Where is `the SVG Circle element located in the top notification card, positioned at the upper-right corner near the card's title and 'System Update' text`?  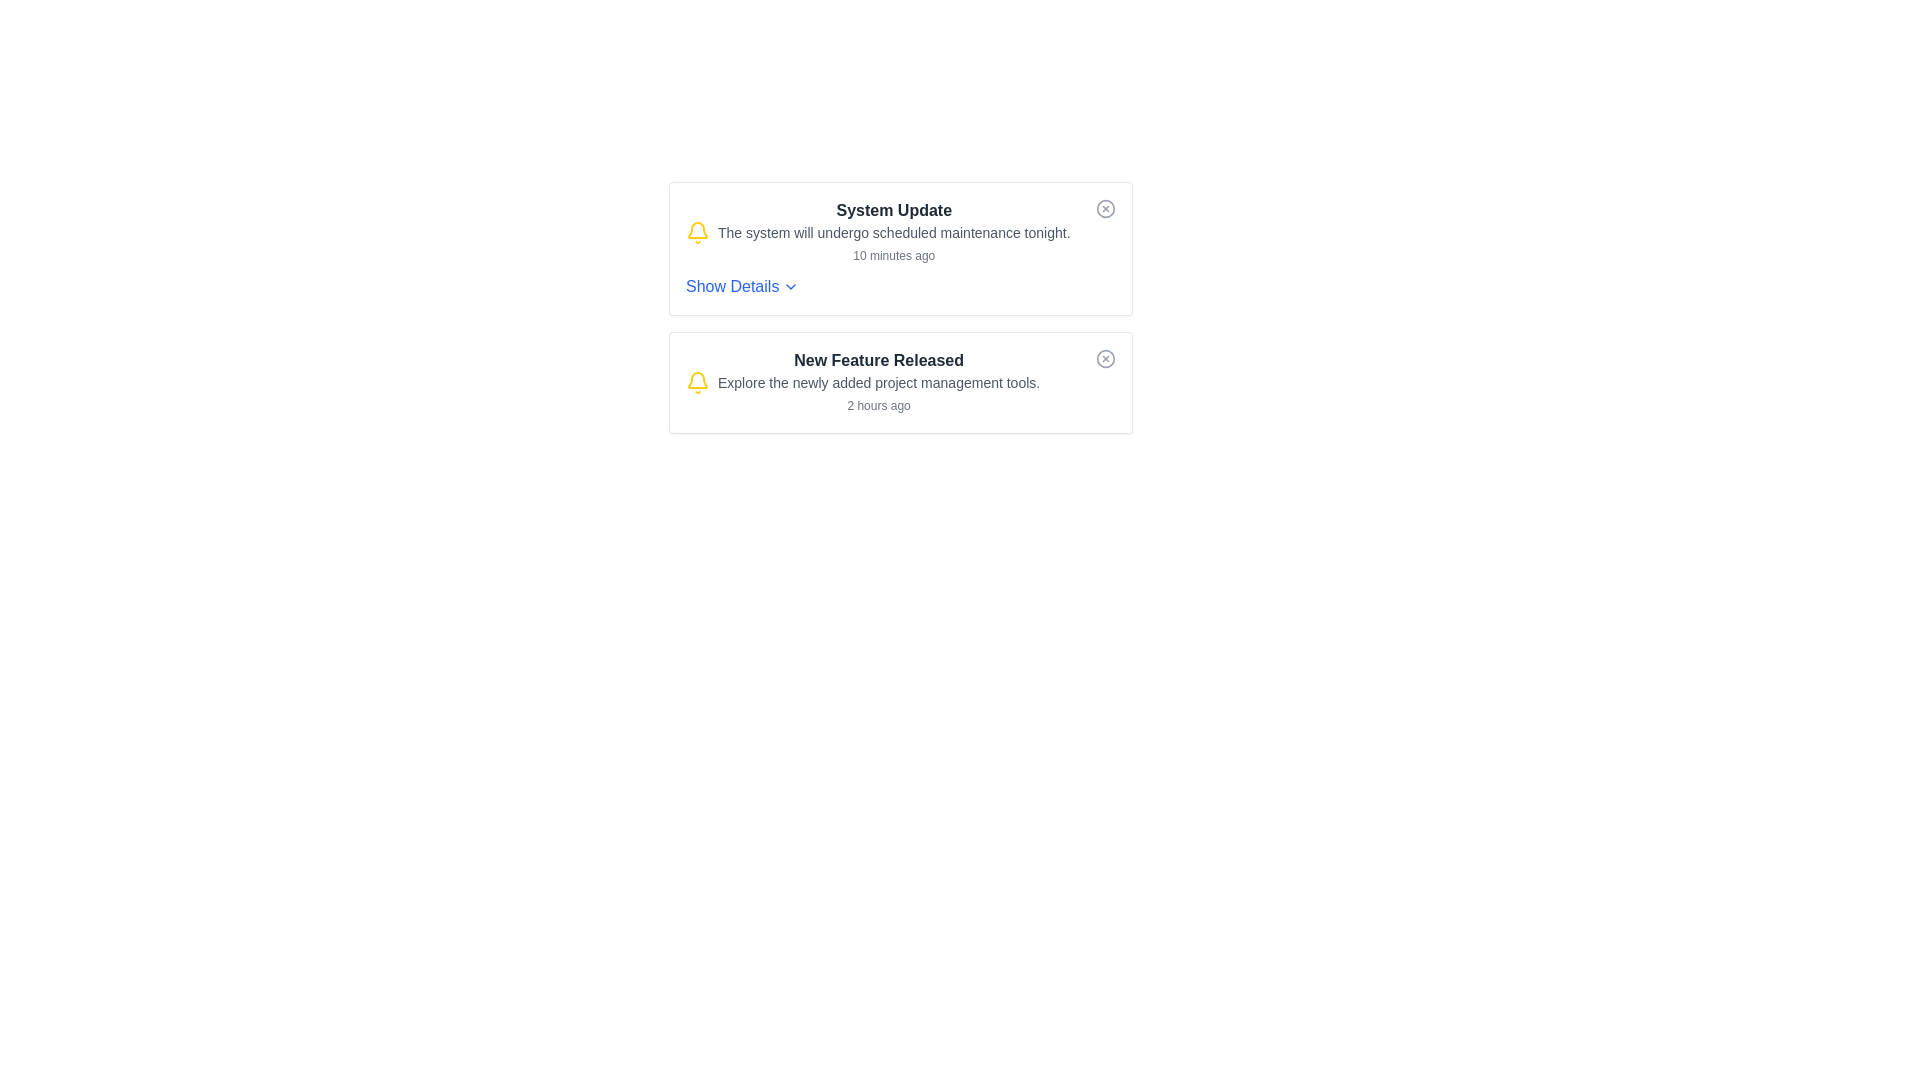
the SVG Circle element located in the top notification card, positioned at the upper-right corner near the card's title and 'System Update' text is located at coordinates (1104, 208).